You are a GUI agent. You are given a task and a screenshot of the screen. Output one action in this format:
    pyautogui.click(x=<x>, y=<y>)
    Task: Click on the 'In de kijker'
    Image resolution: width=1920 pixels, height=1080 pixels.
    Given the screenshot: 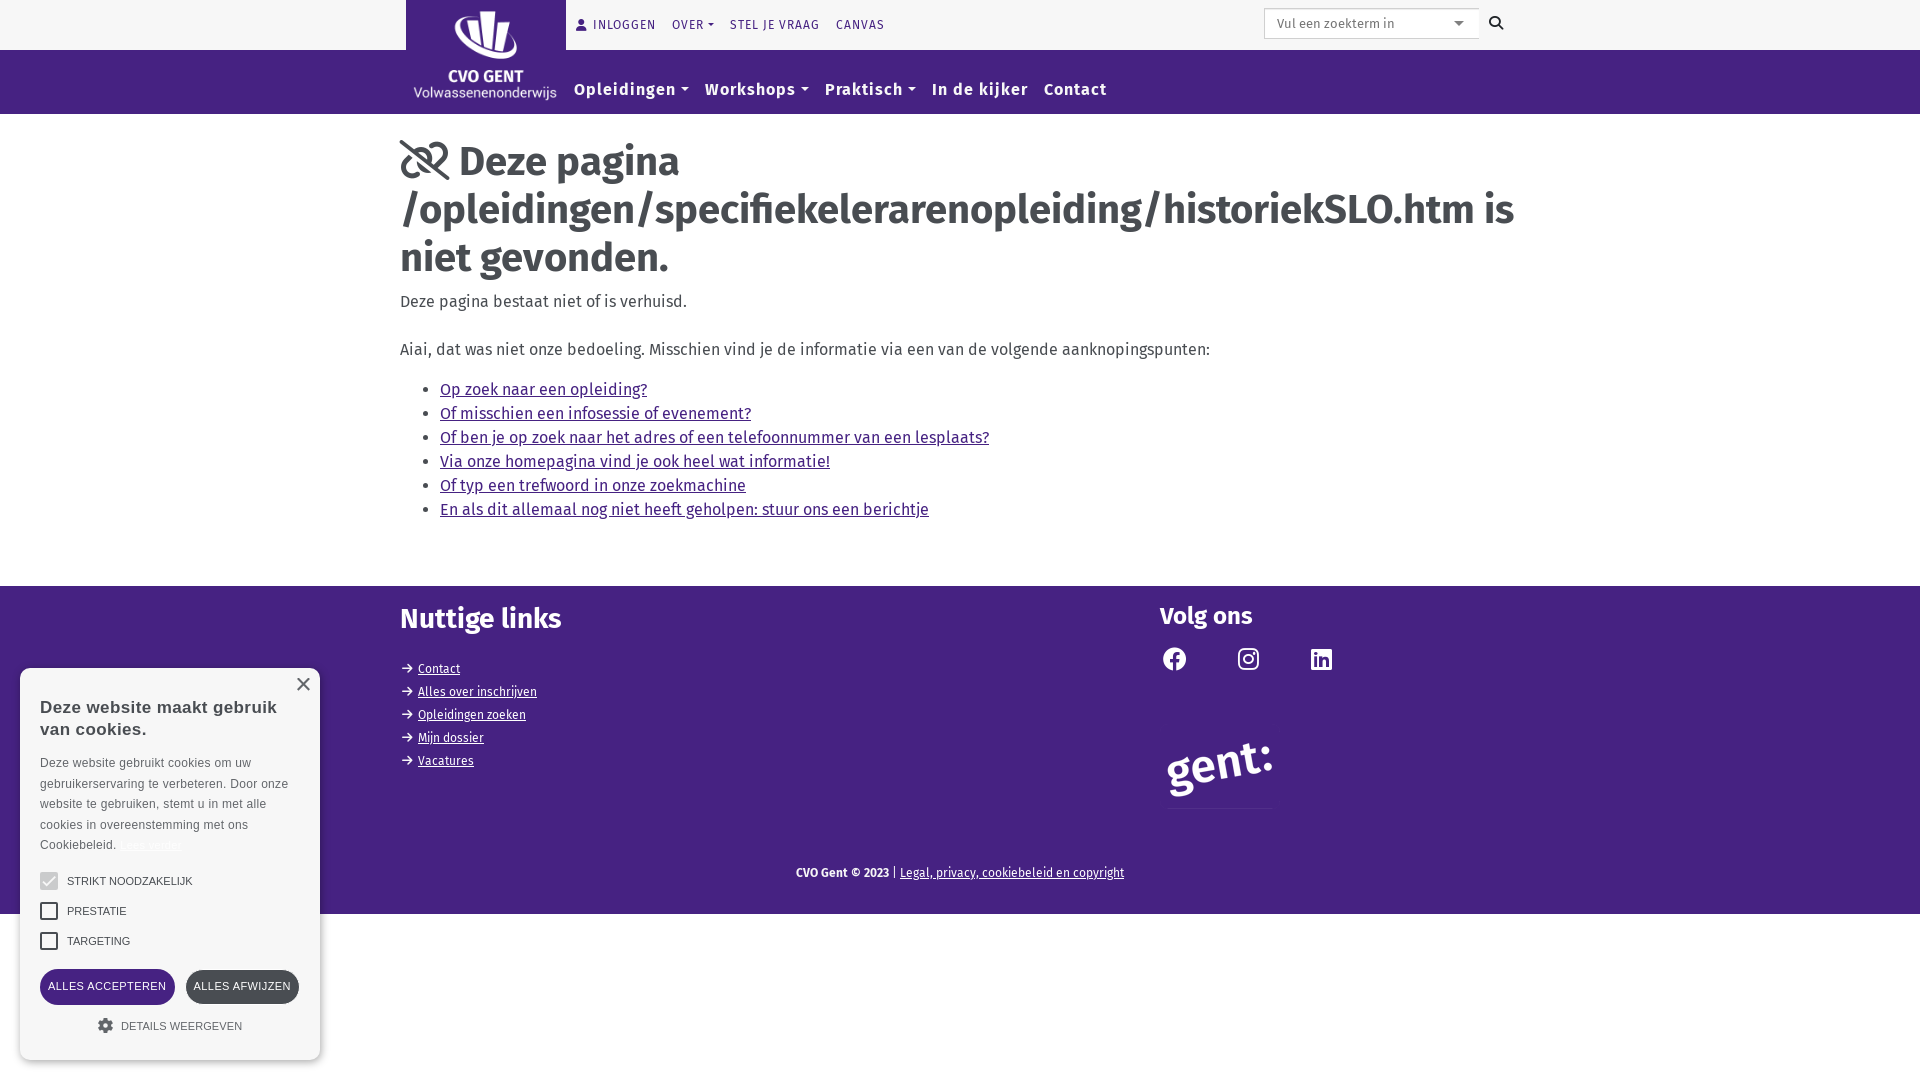 What is the action you would take?
    pyautogui.click(x=979, y=88)
    